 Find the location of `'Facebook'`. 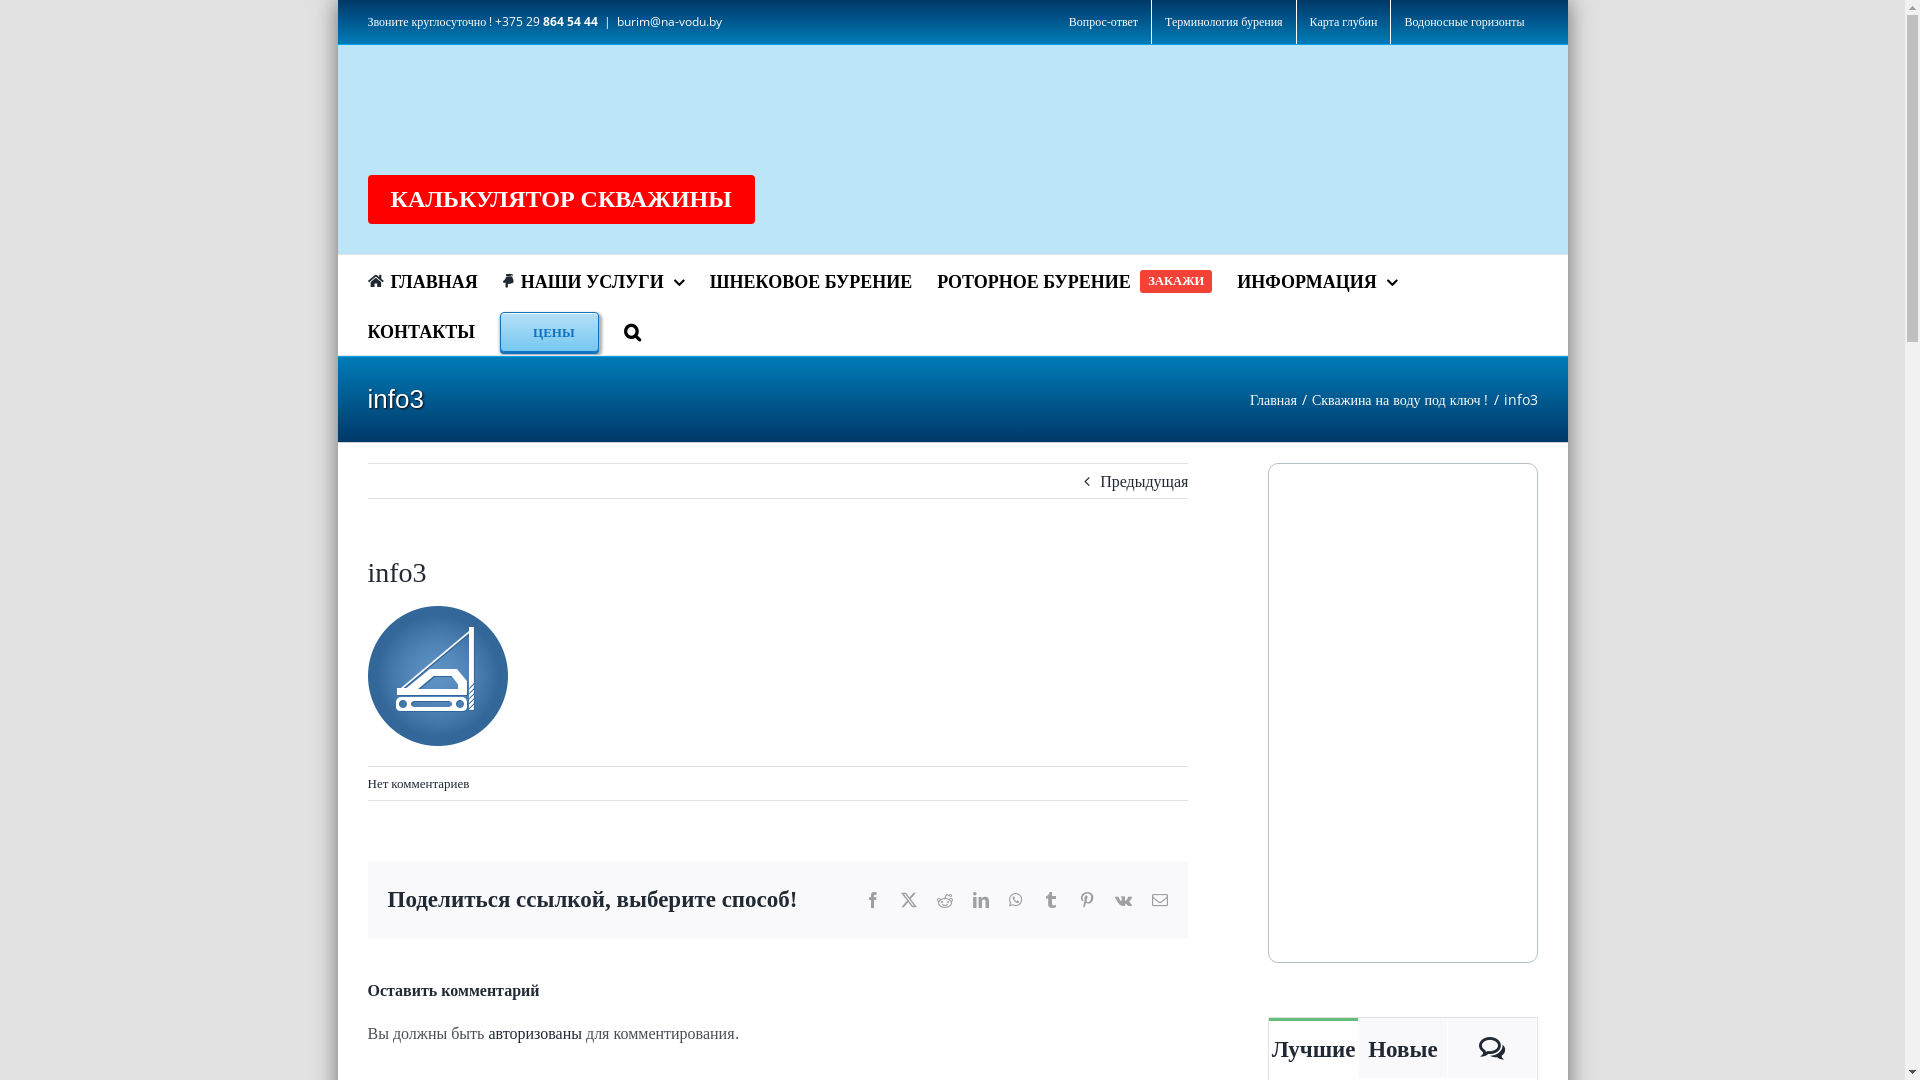

'Facebook' is located at coordinates (873, 898).